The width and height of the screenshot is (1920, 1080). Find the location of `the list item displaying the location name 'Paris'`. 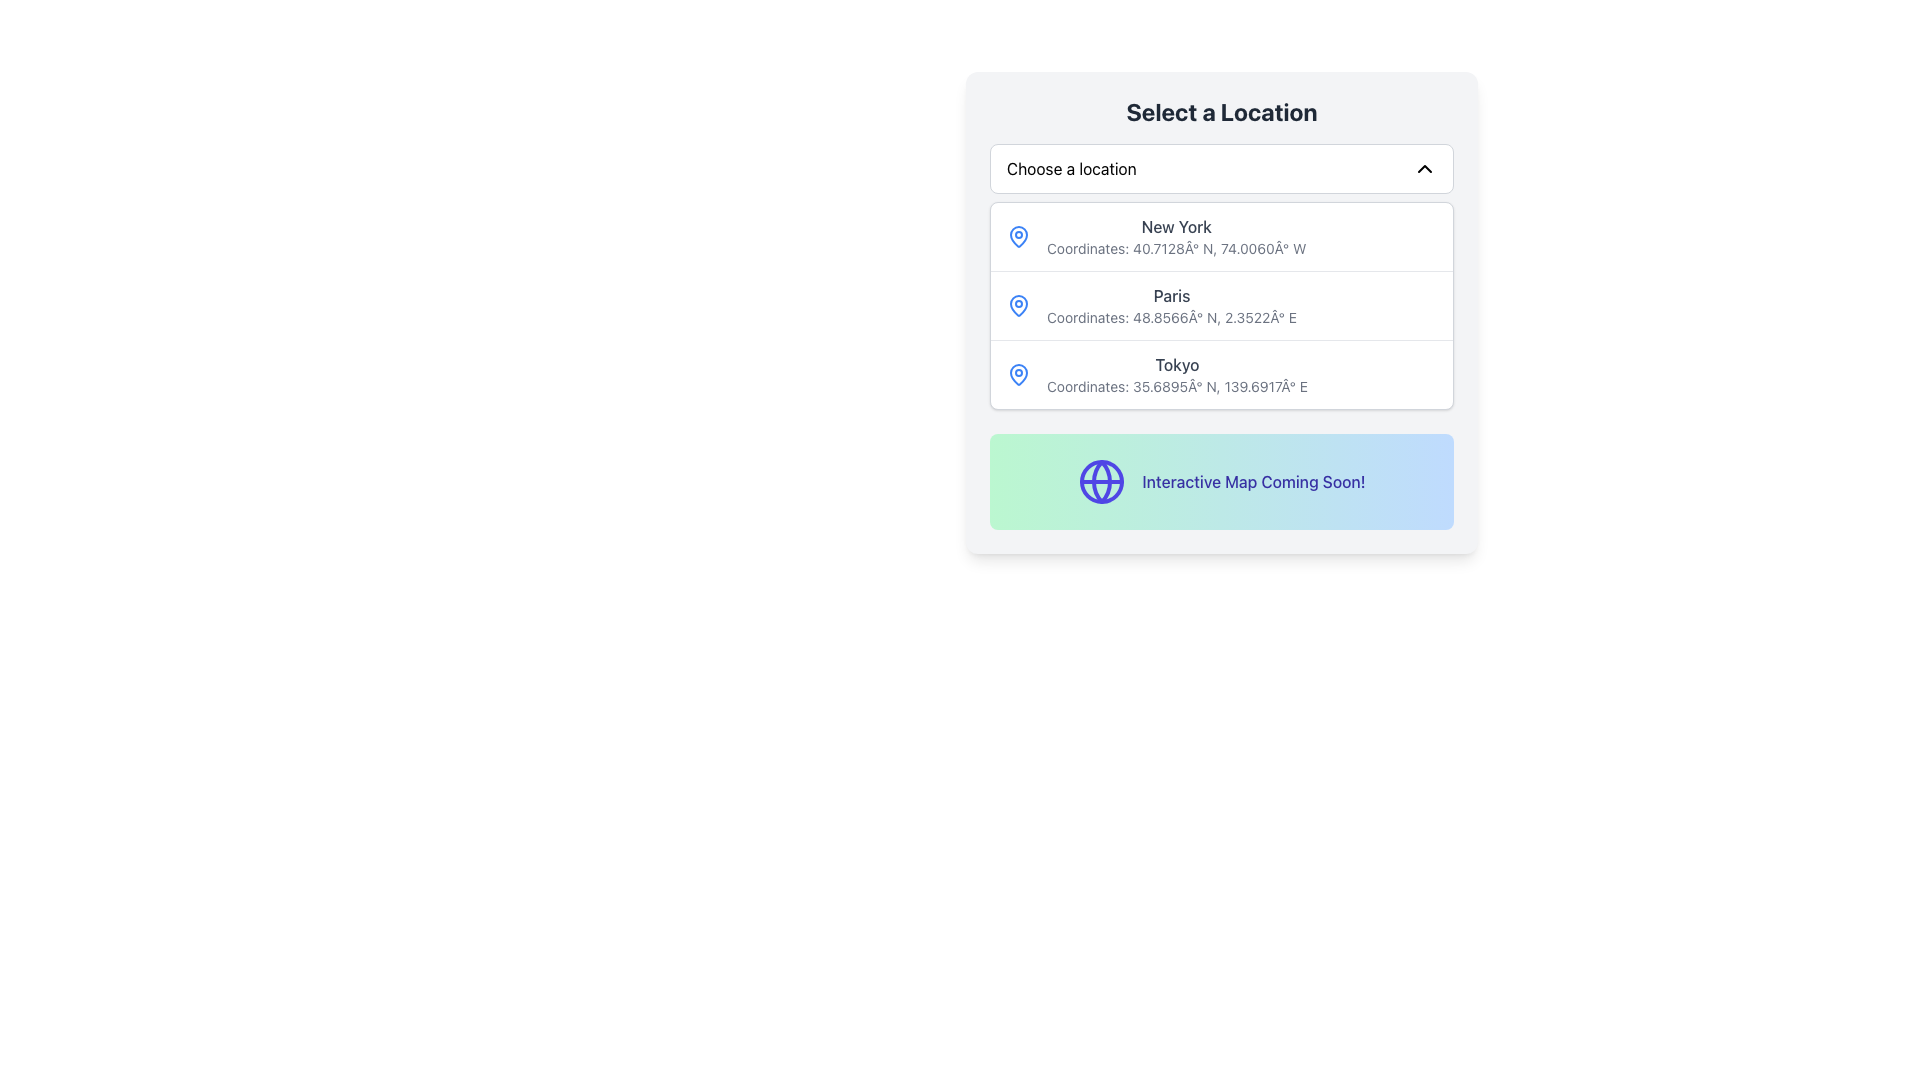

the list item displaying the location name 'Paris' is located at coordinates (1221, 312).